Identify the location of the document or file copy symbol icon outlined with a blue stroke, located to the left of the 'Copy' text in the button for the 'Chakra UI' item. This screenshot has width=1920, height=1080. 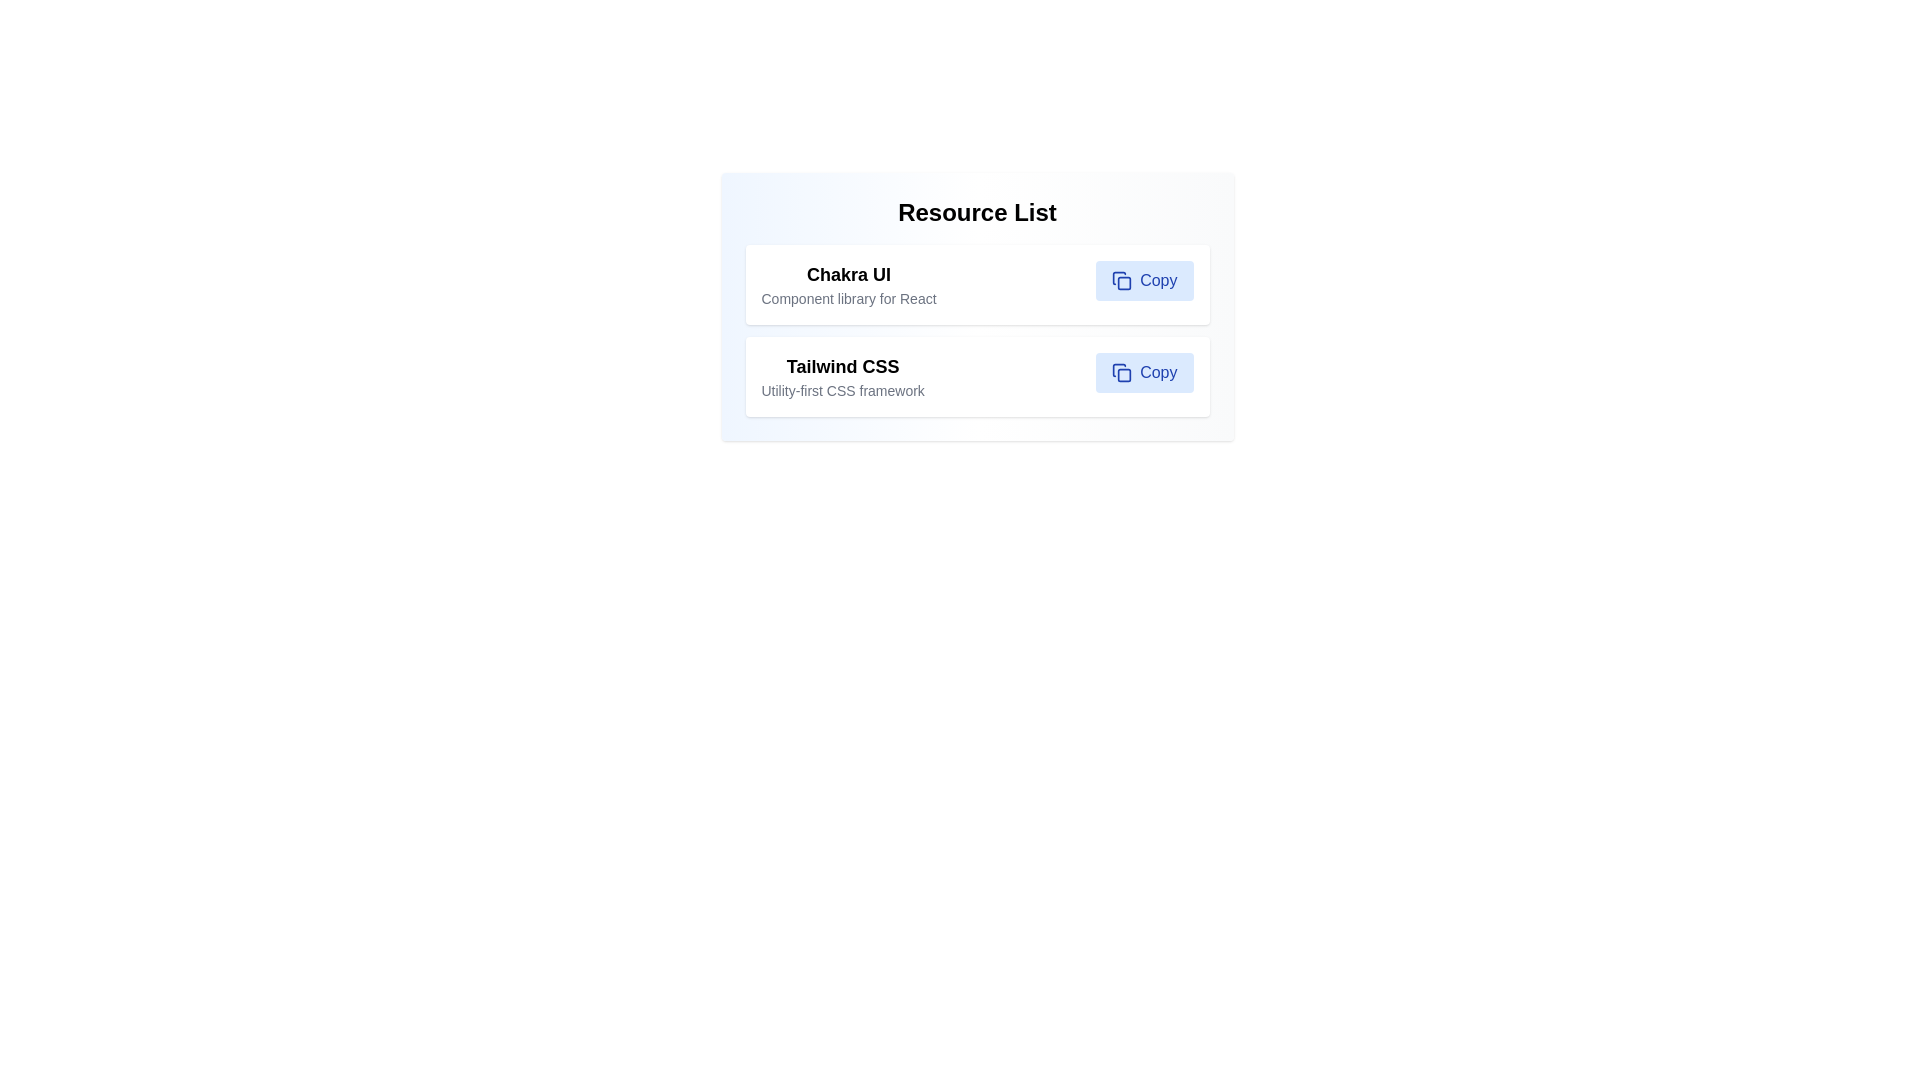
(1122, 281).